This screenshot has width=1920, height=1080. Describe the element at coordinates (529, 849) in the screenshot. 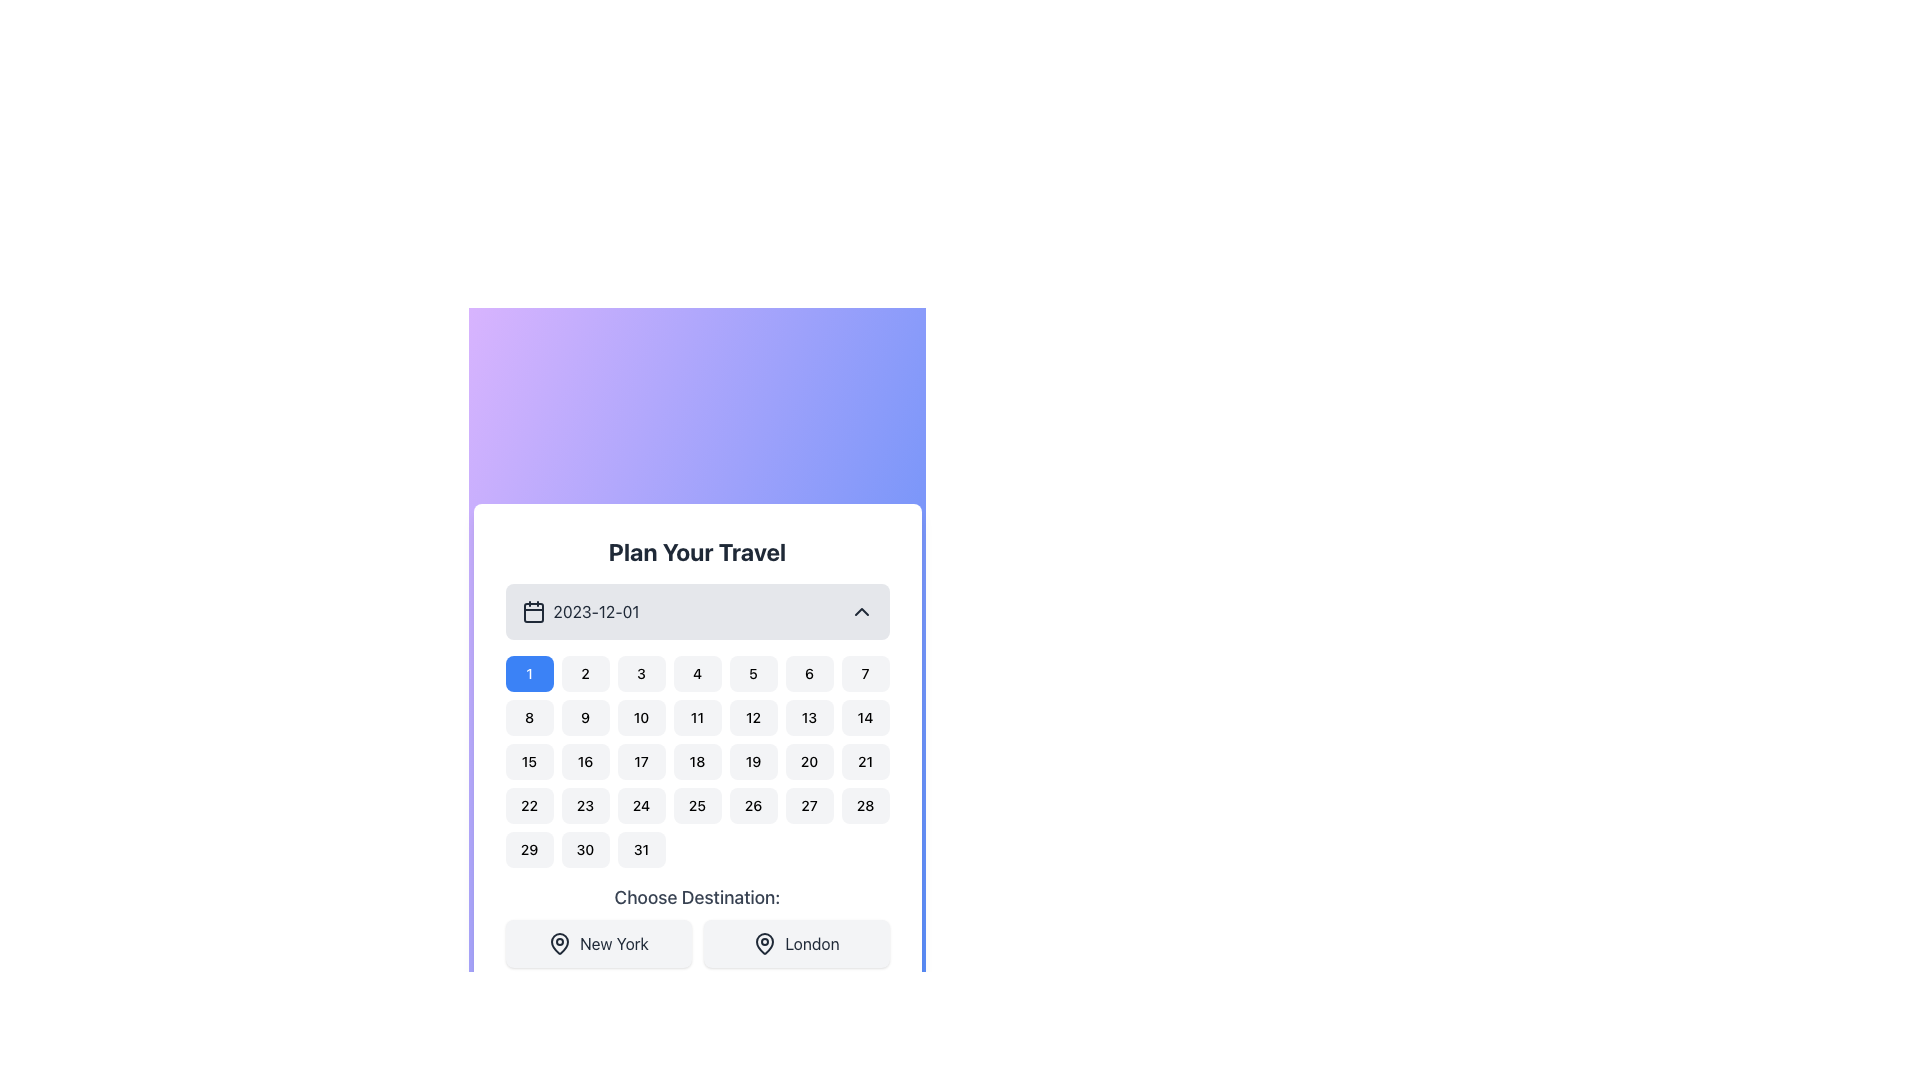

I see `the button representing the 29th day in the calendar grid to change its background color` at that location.